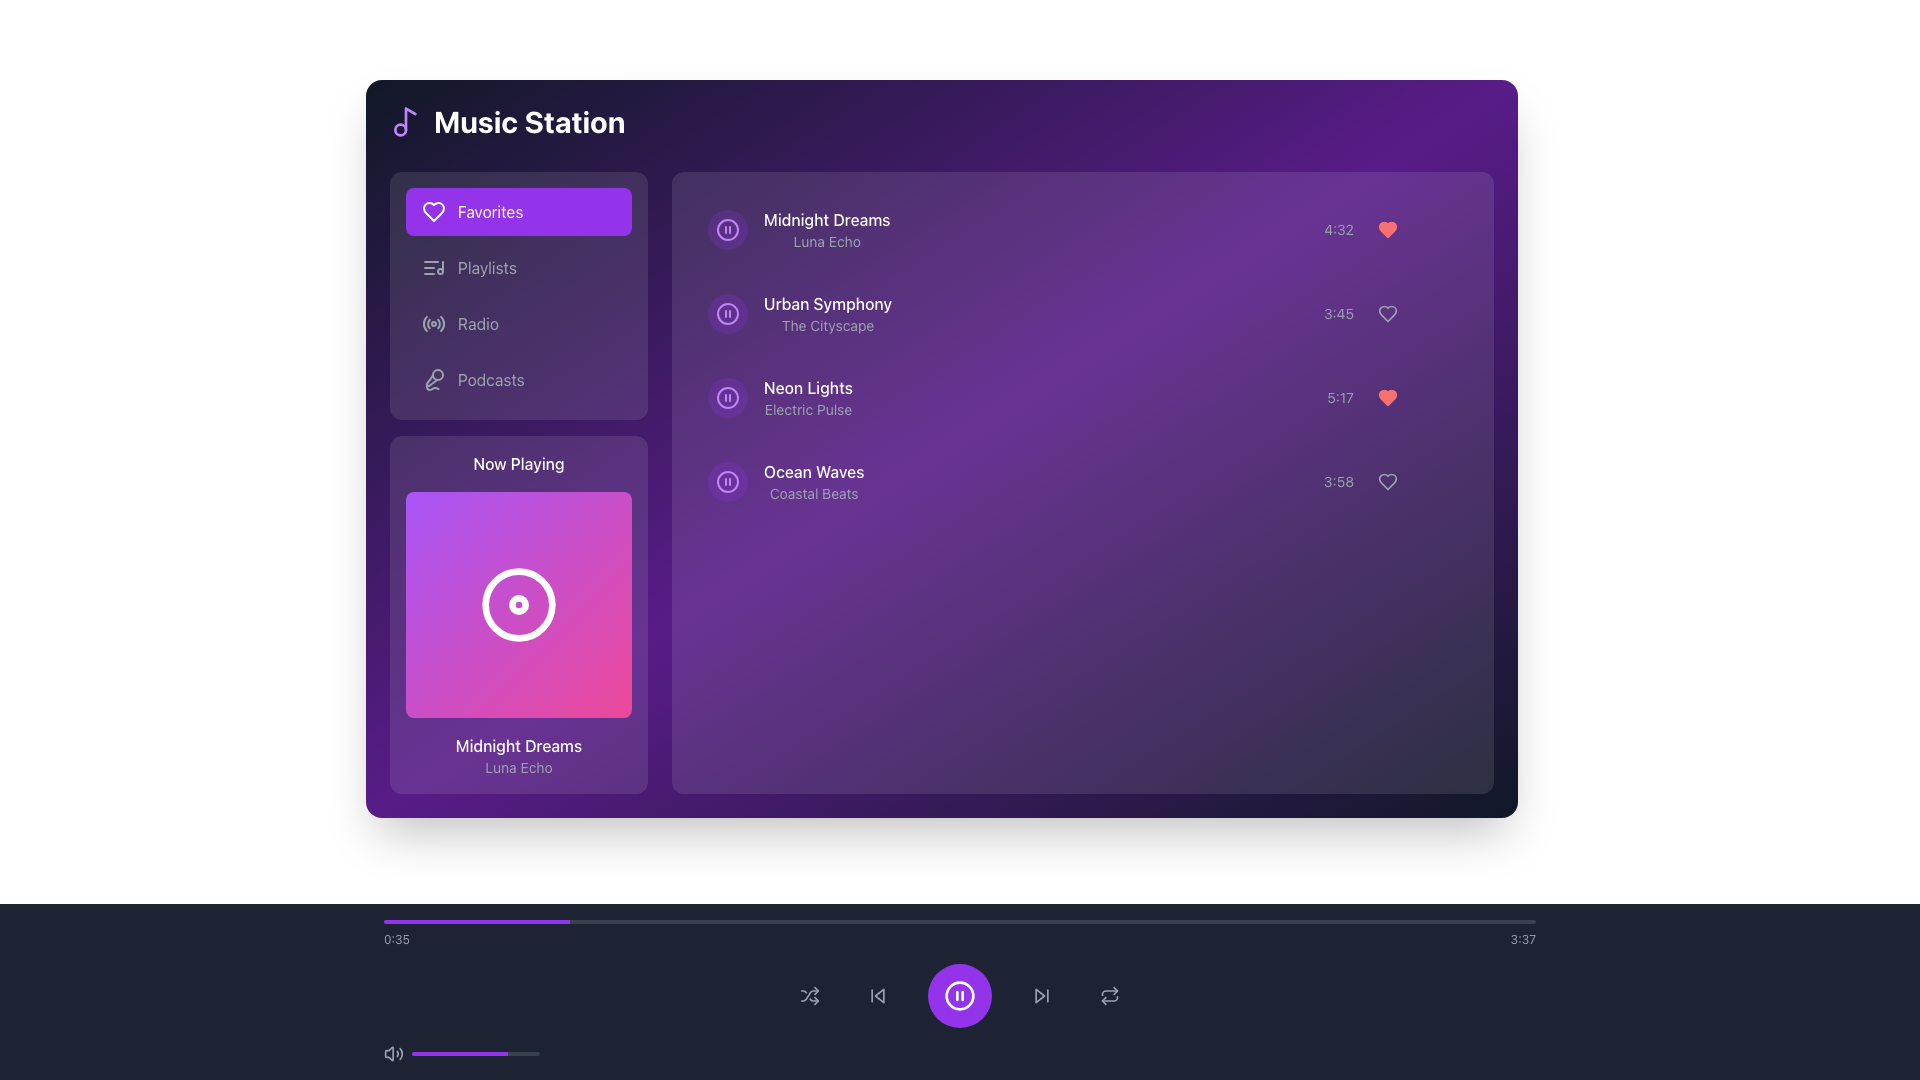 This screenshot has height=1080, width=1920. Describe the element at coordinates (1108, 995) in the screenshot. I see `the repeat icon button, which is the rightmost icon on the bottom control bar` at that location.